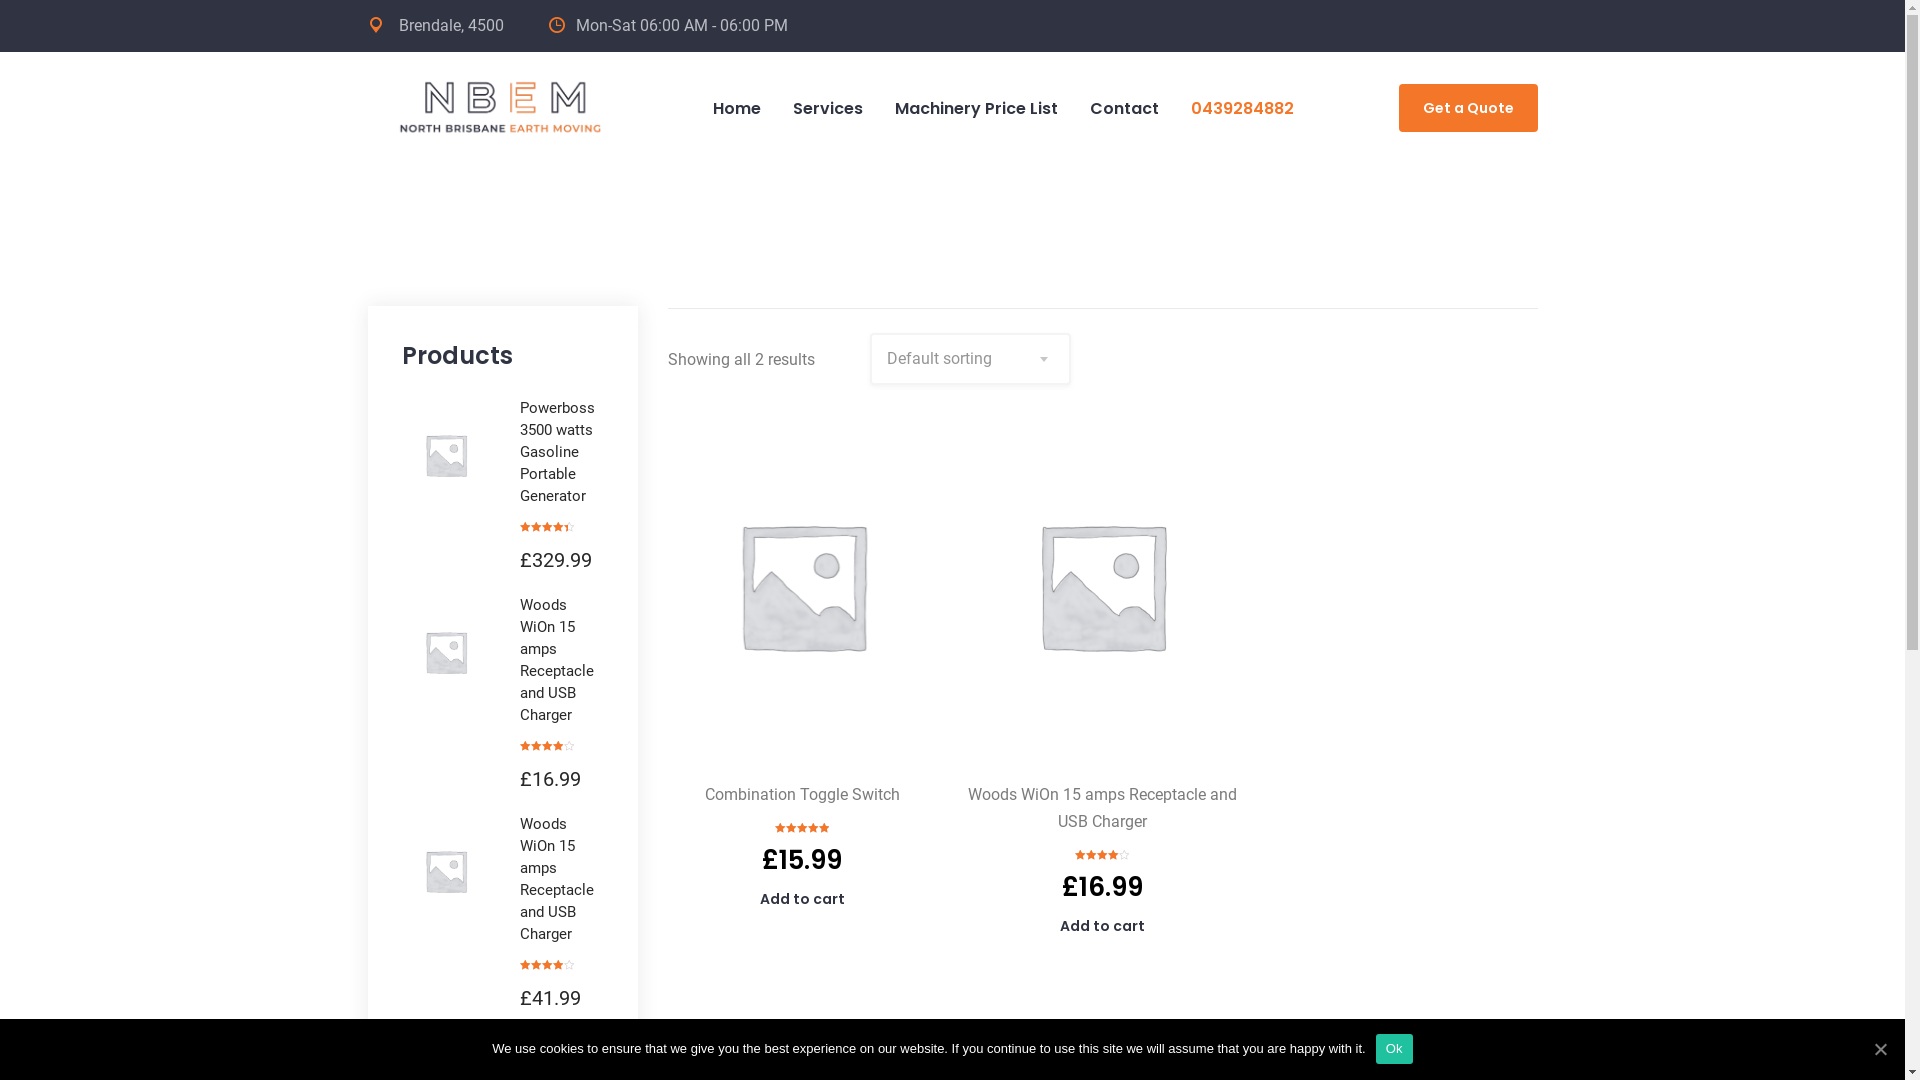 Image resolution: width=1920 pixels, height=1080 pixels. I want to click on 'Machinery Price List', so click(975, 108).